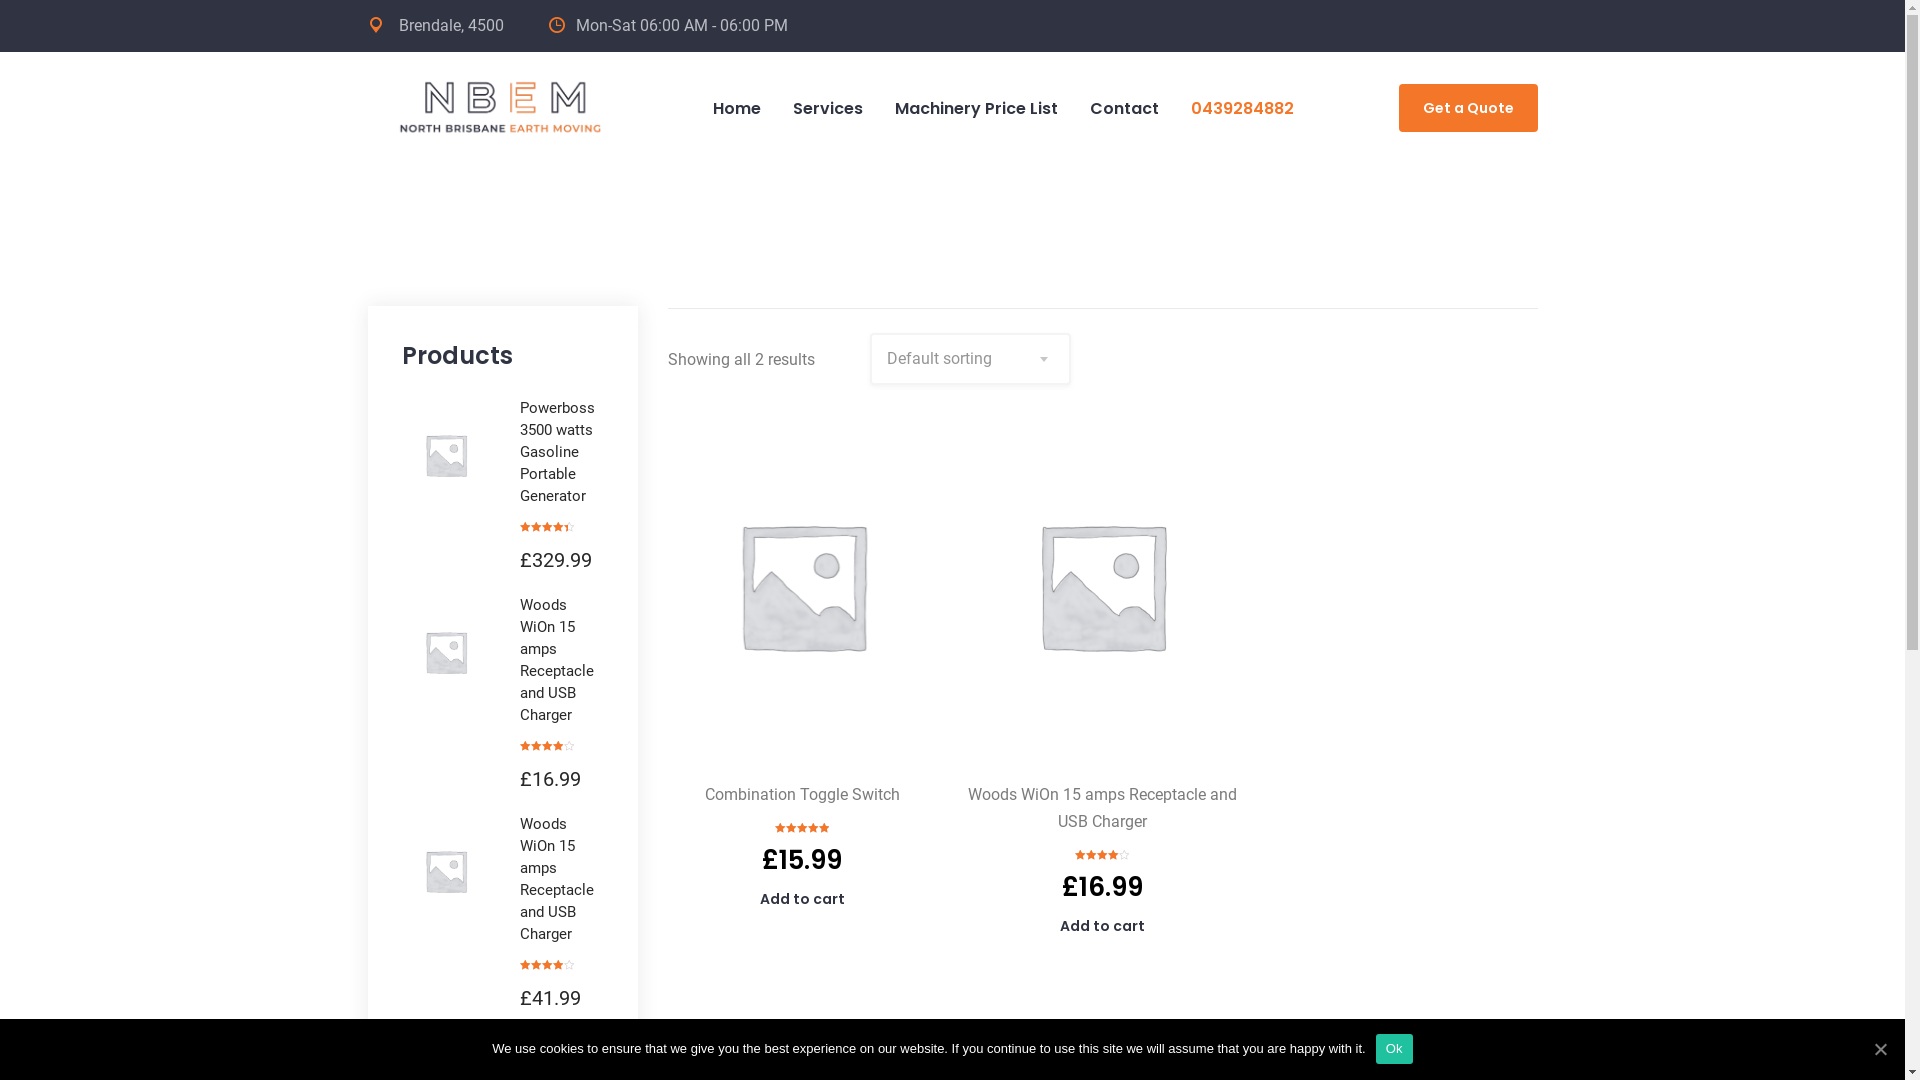 Image resolution: width=1920 pixels, height=1080 pixels. I want to click on 'Machinery Price List', so click(975, 108).